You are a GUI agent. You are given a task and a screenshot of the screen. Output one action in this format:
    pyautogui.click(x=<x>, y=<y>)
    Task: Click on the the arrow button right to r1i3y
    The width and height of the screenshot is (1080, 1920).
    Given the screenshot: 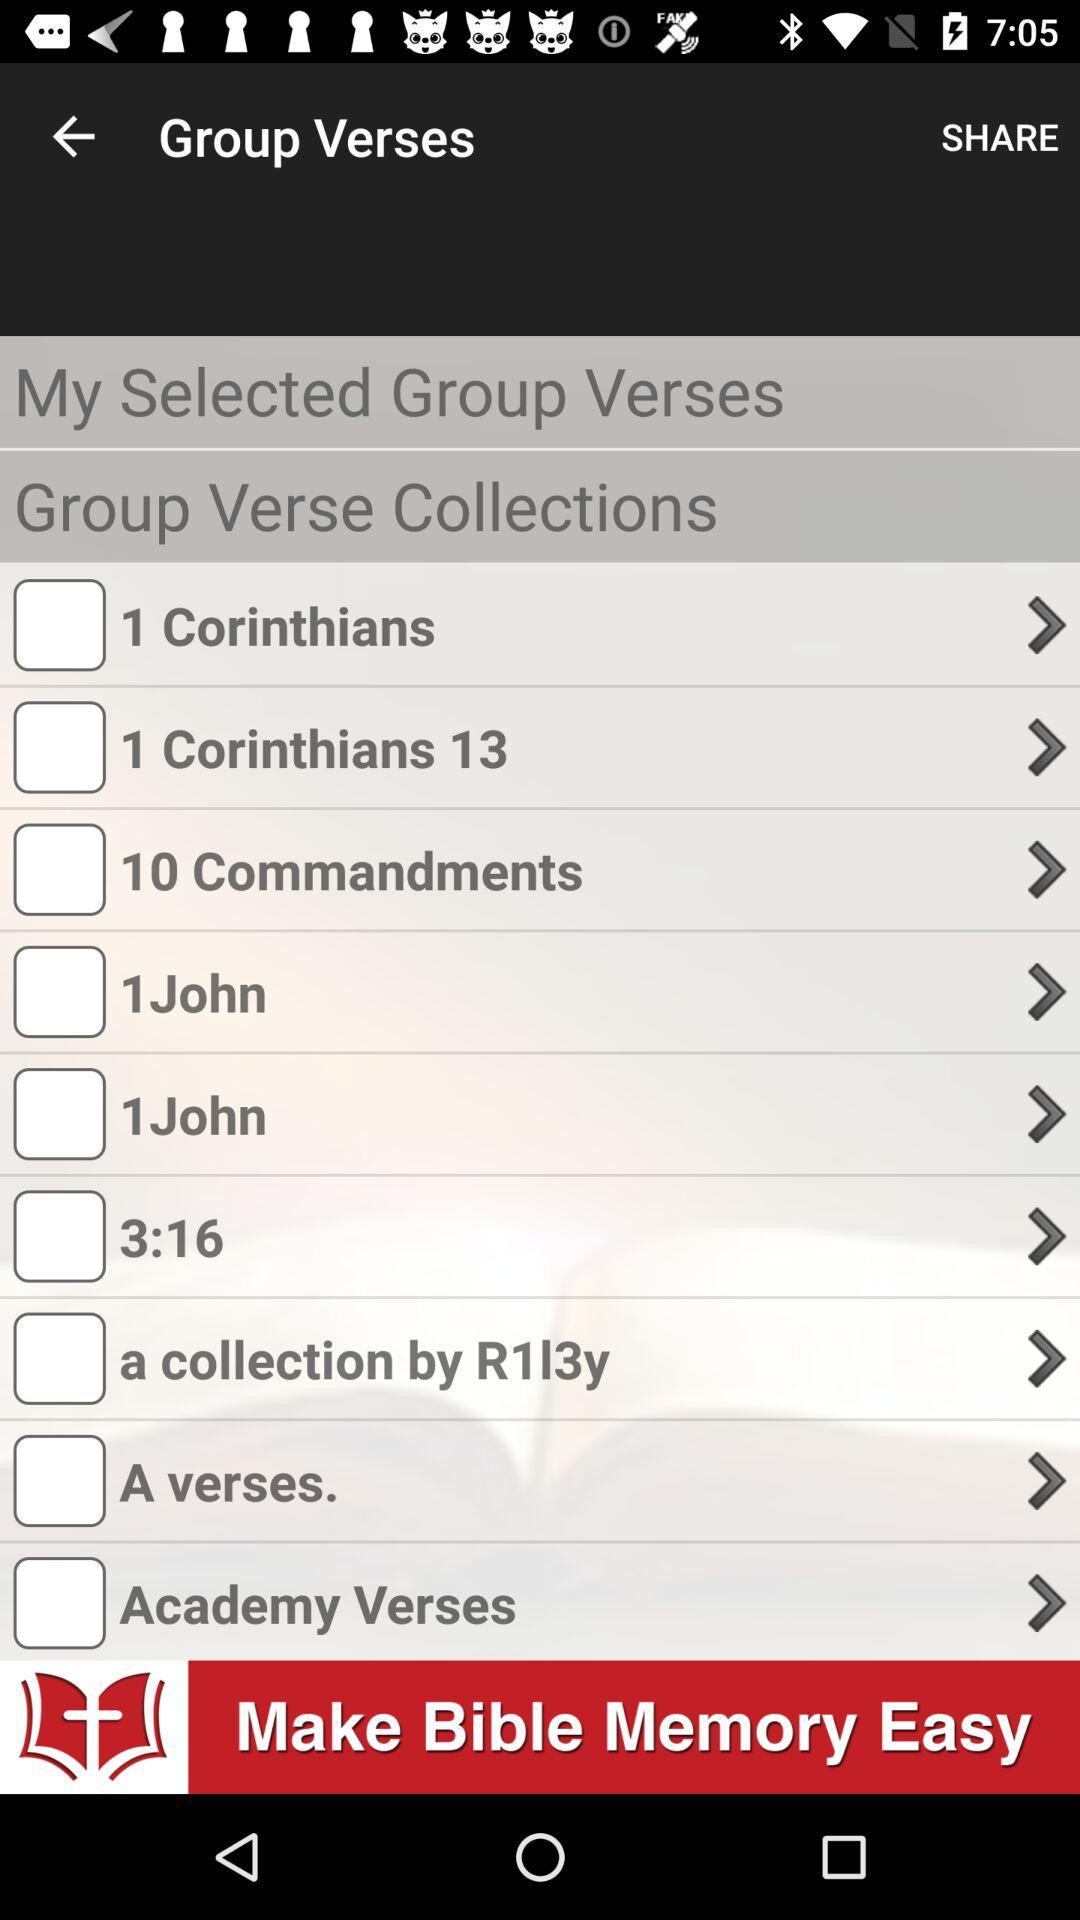 What is the action you would take?
    pyautogui.click(x=1046, y=1358)
    